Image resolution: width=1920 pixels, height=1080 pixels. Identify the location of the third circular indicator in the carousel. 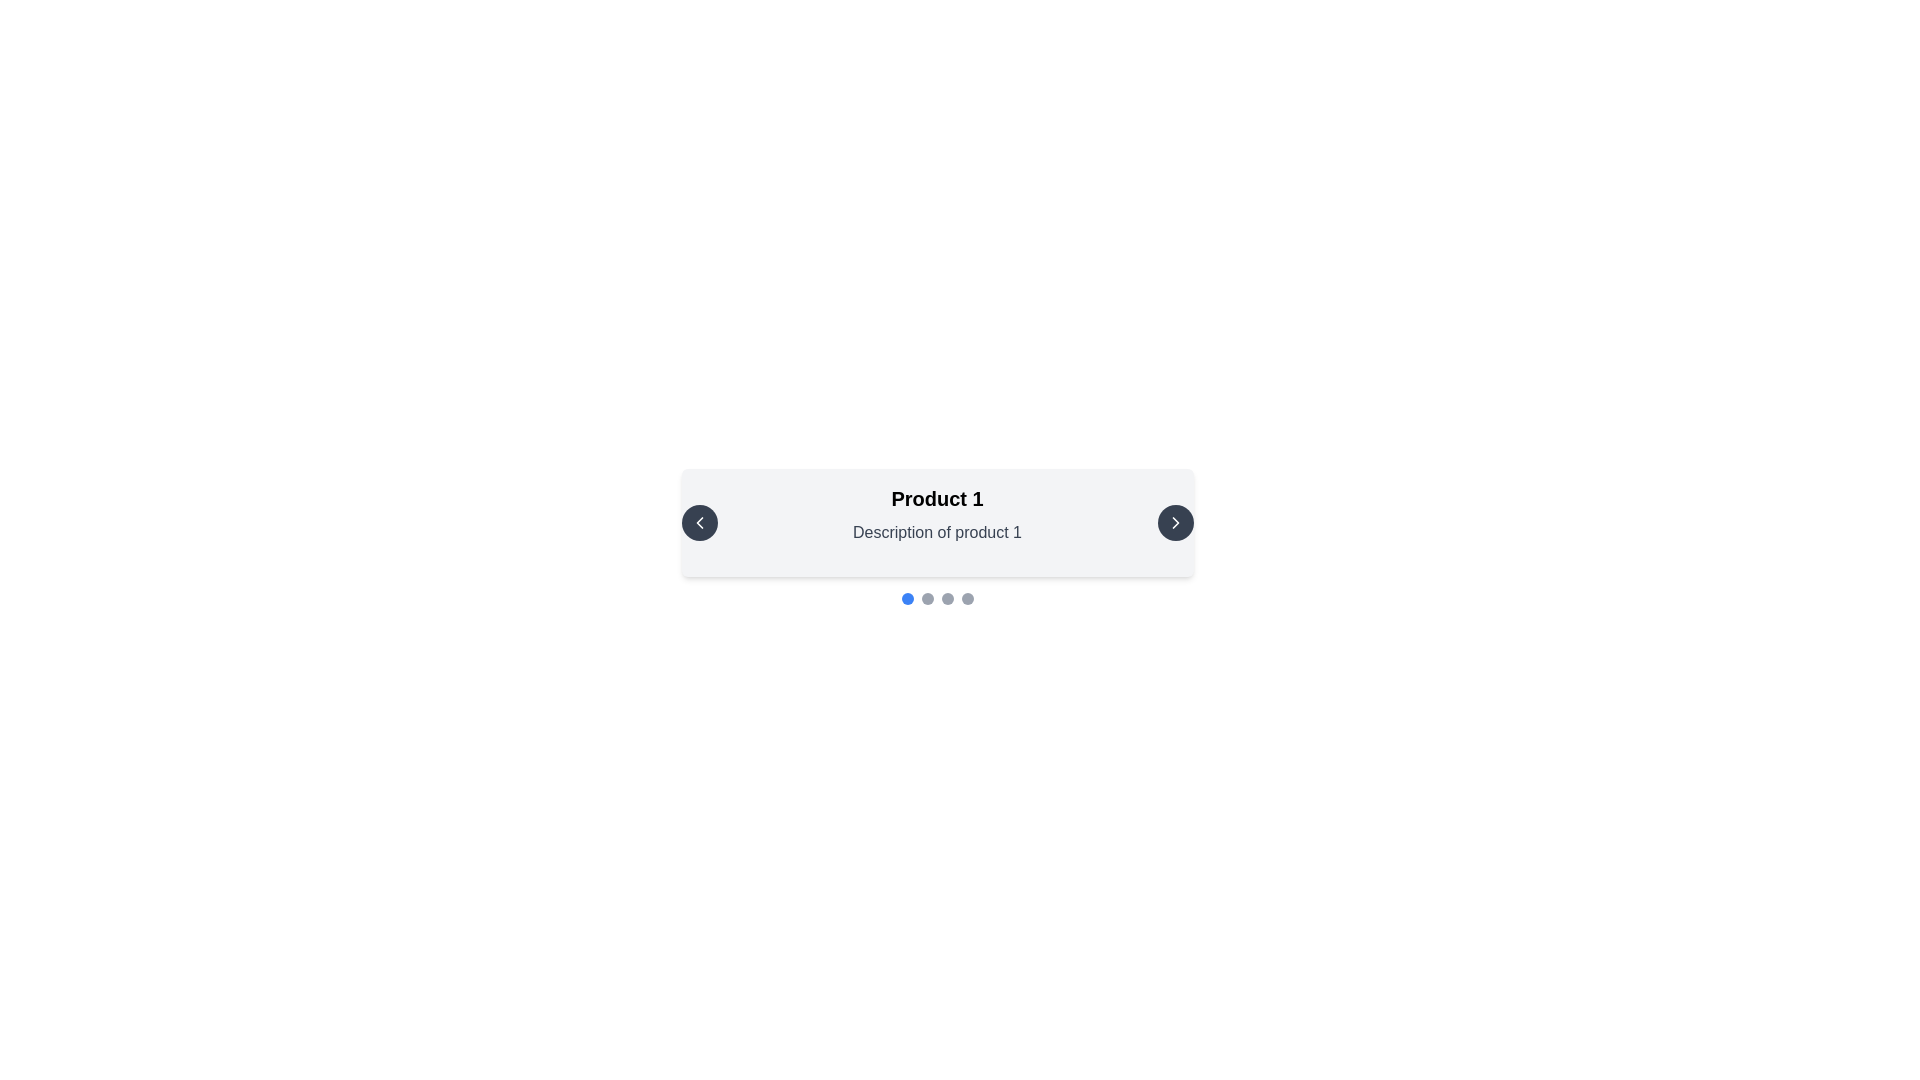
(946, 597).